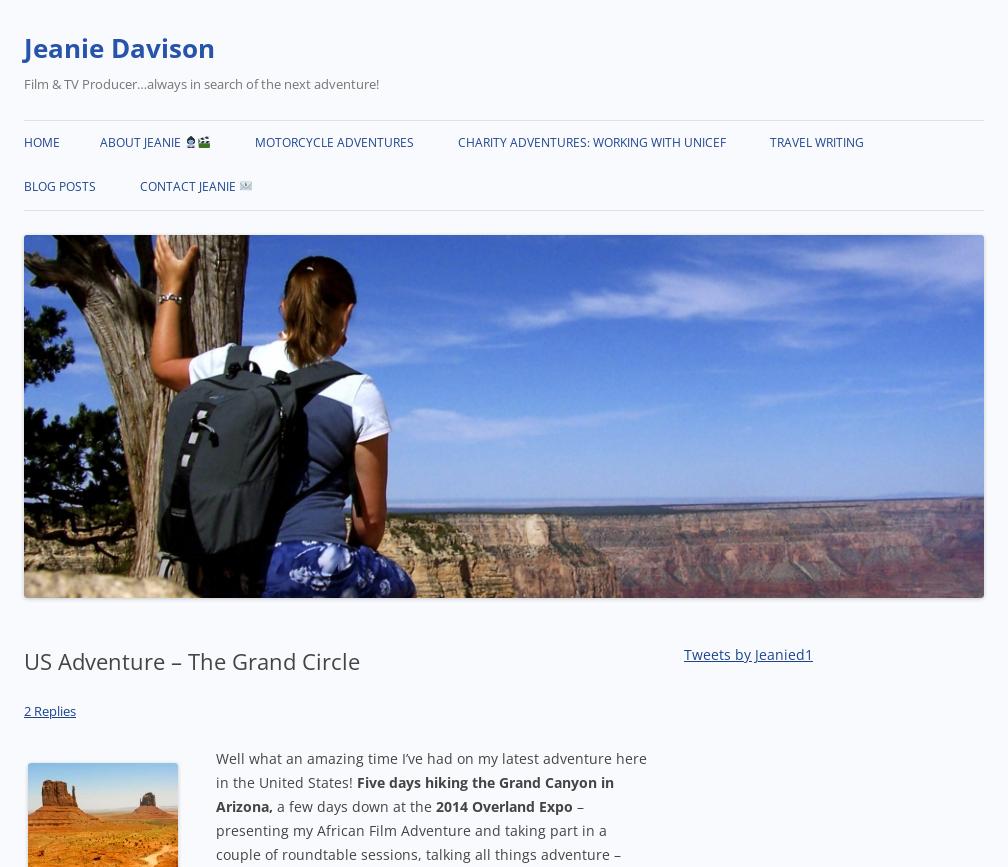  Describe the element at coordinates (354, 804) in the screenshot. I see `'a few days down at the'` at that location.